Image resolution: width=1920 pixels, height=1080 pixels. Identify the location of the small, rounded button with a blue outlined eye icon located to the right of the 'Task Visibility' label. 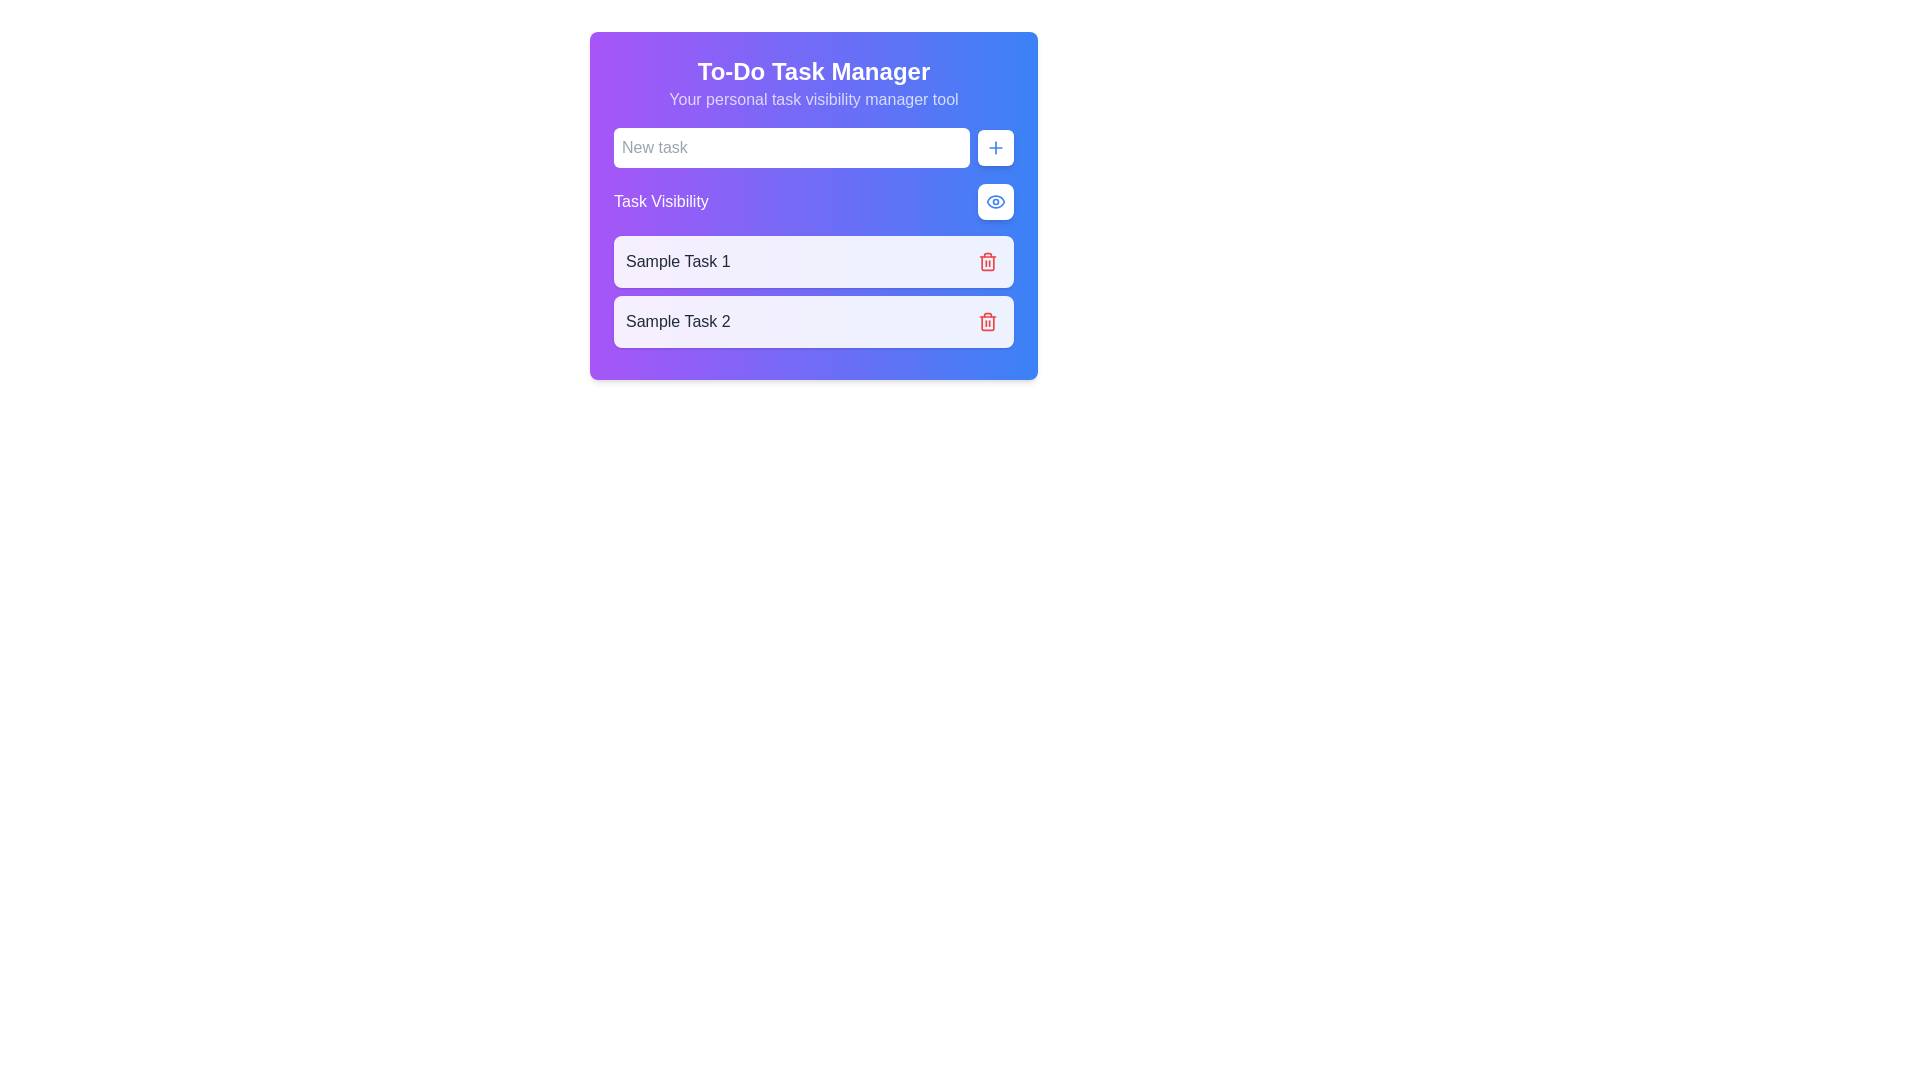
(996, 201).